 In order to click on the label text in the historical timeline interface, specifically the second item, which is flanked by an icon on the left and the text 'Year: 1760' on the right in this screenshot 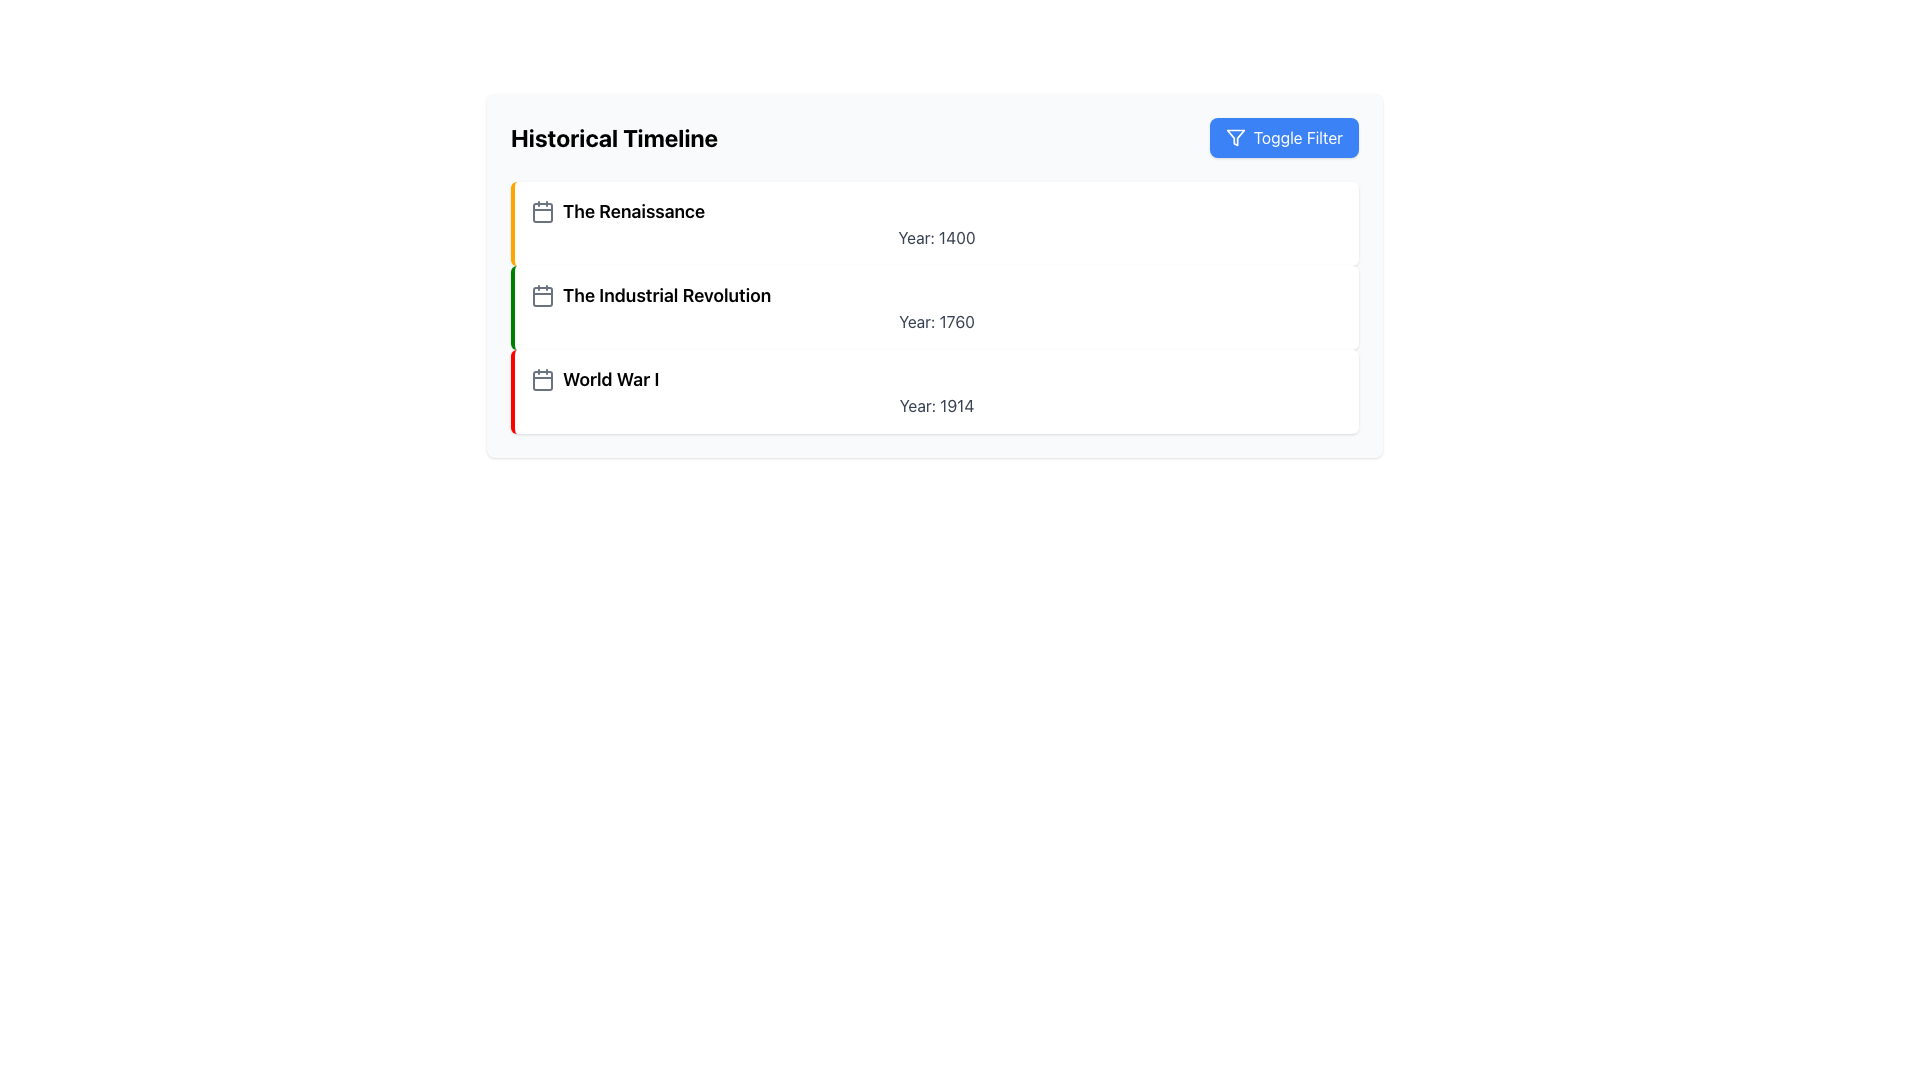, I will do `click(667, 296)`.